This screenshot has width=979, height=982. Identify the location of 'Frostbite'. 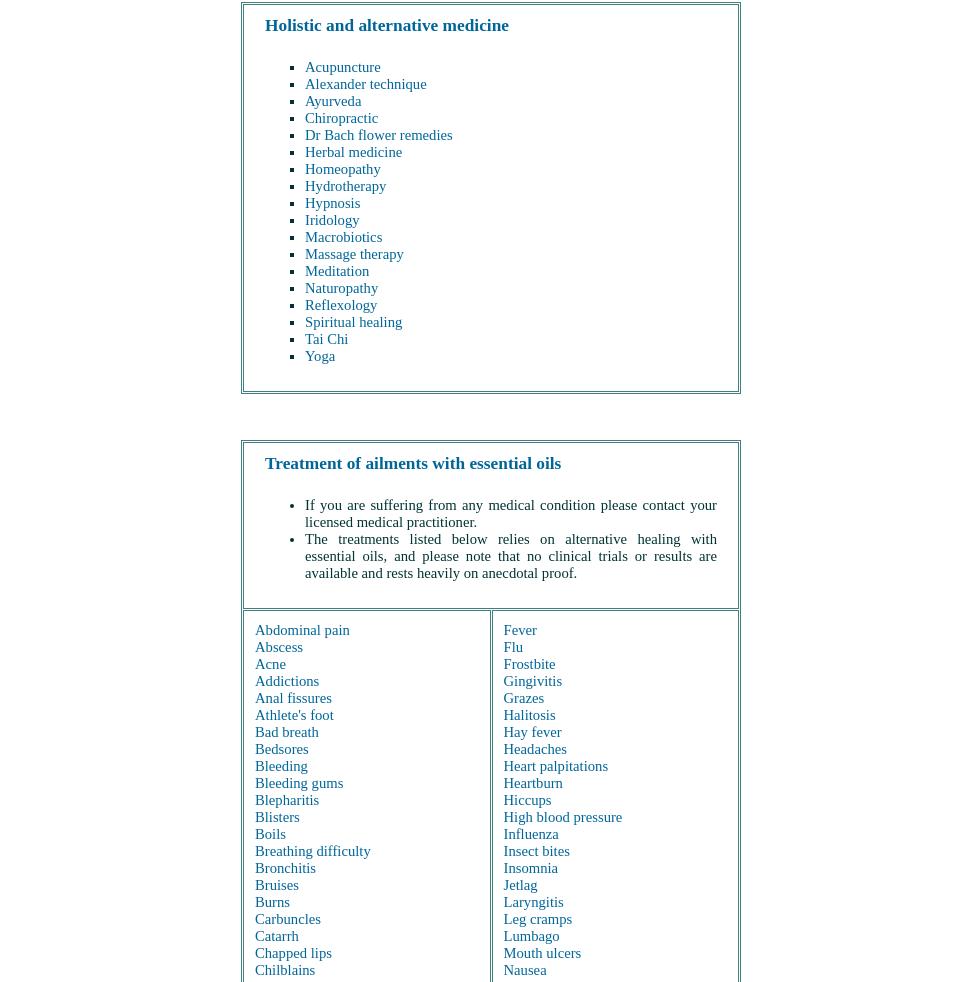
(527, 662).